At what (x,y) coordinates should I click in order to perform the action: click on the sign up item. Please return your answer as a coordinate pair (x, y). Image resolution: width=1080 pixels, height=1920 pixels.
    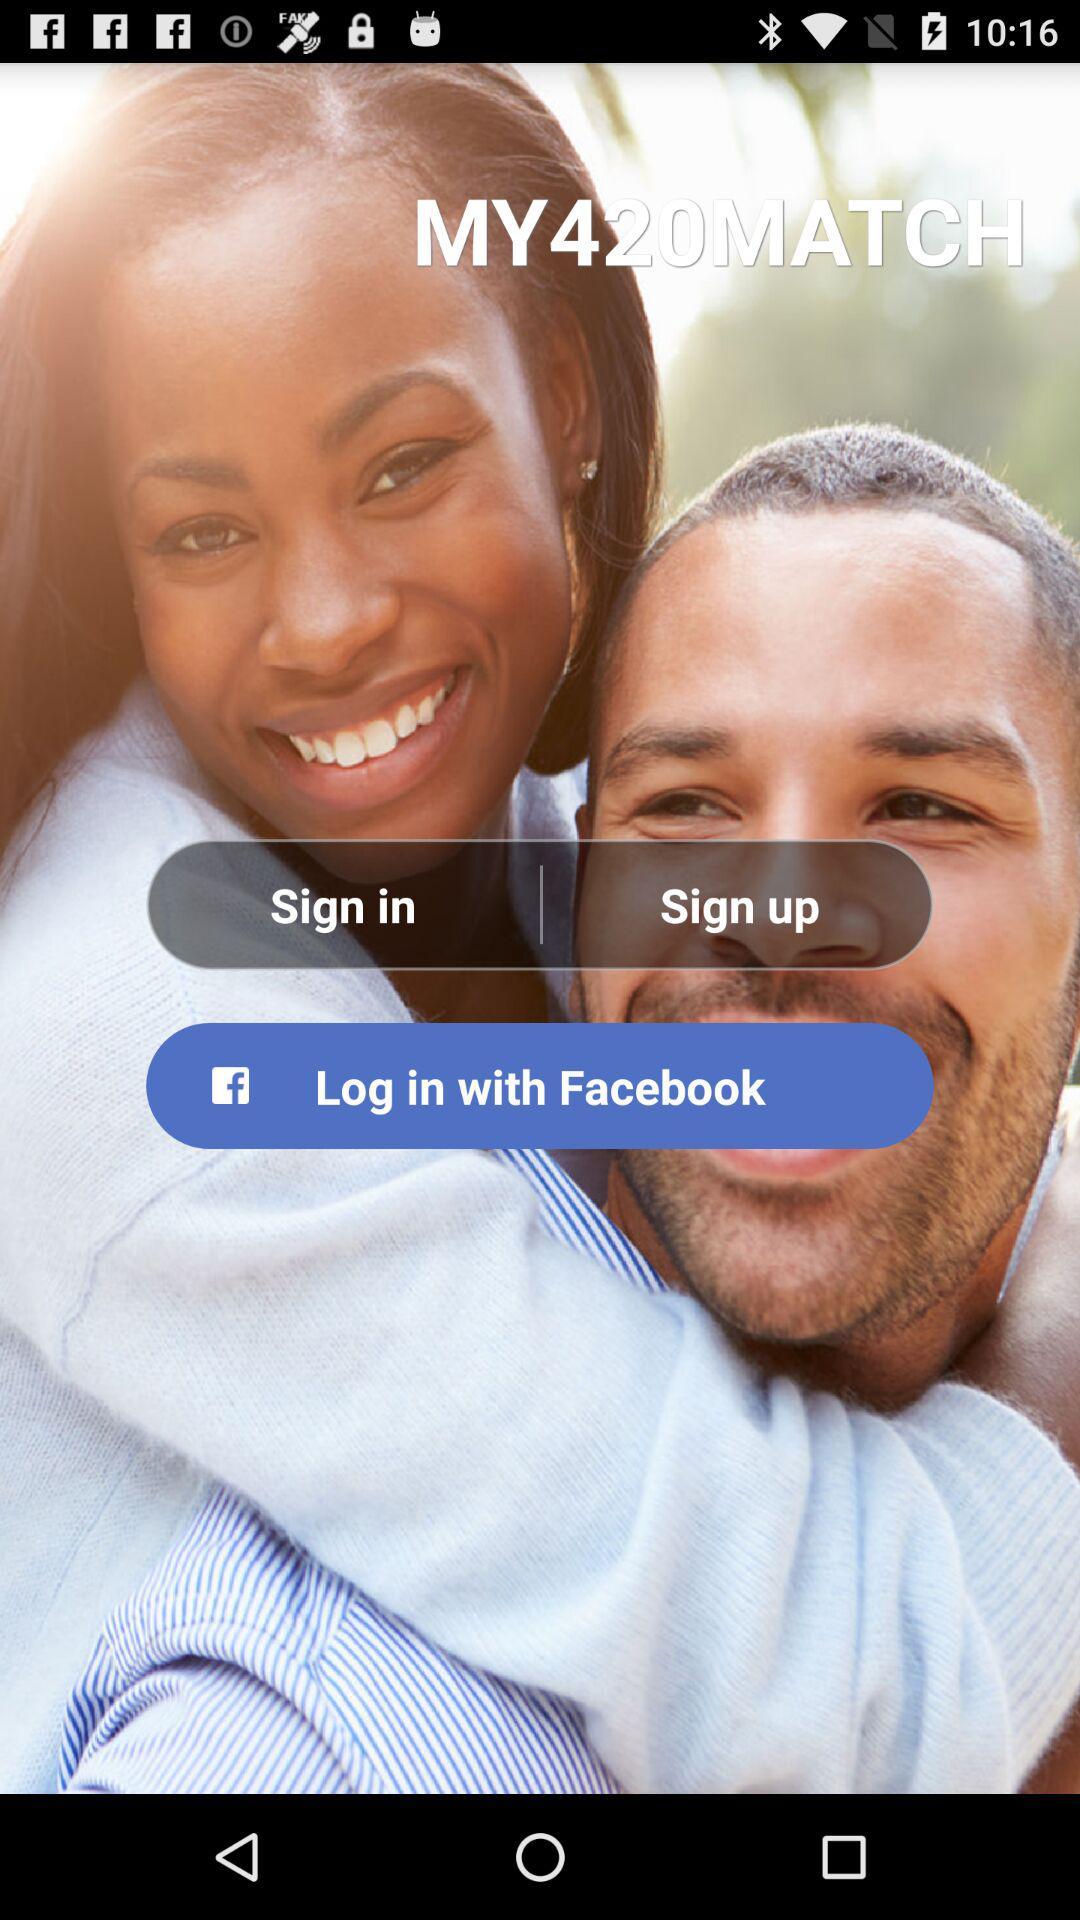
    Looking at the image, I should click on (738, 903).